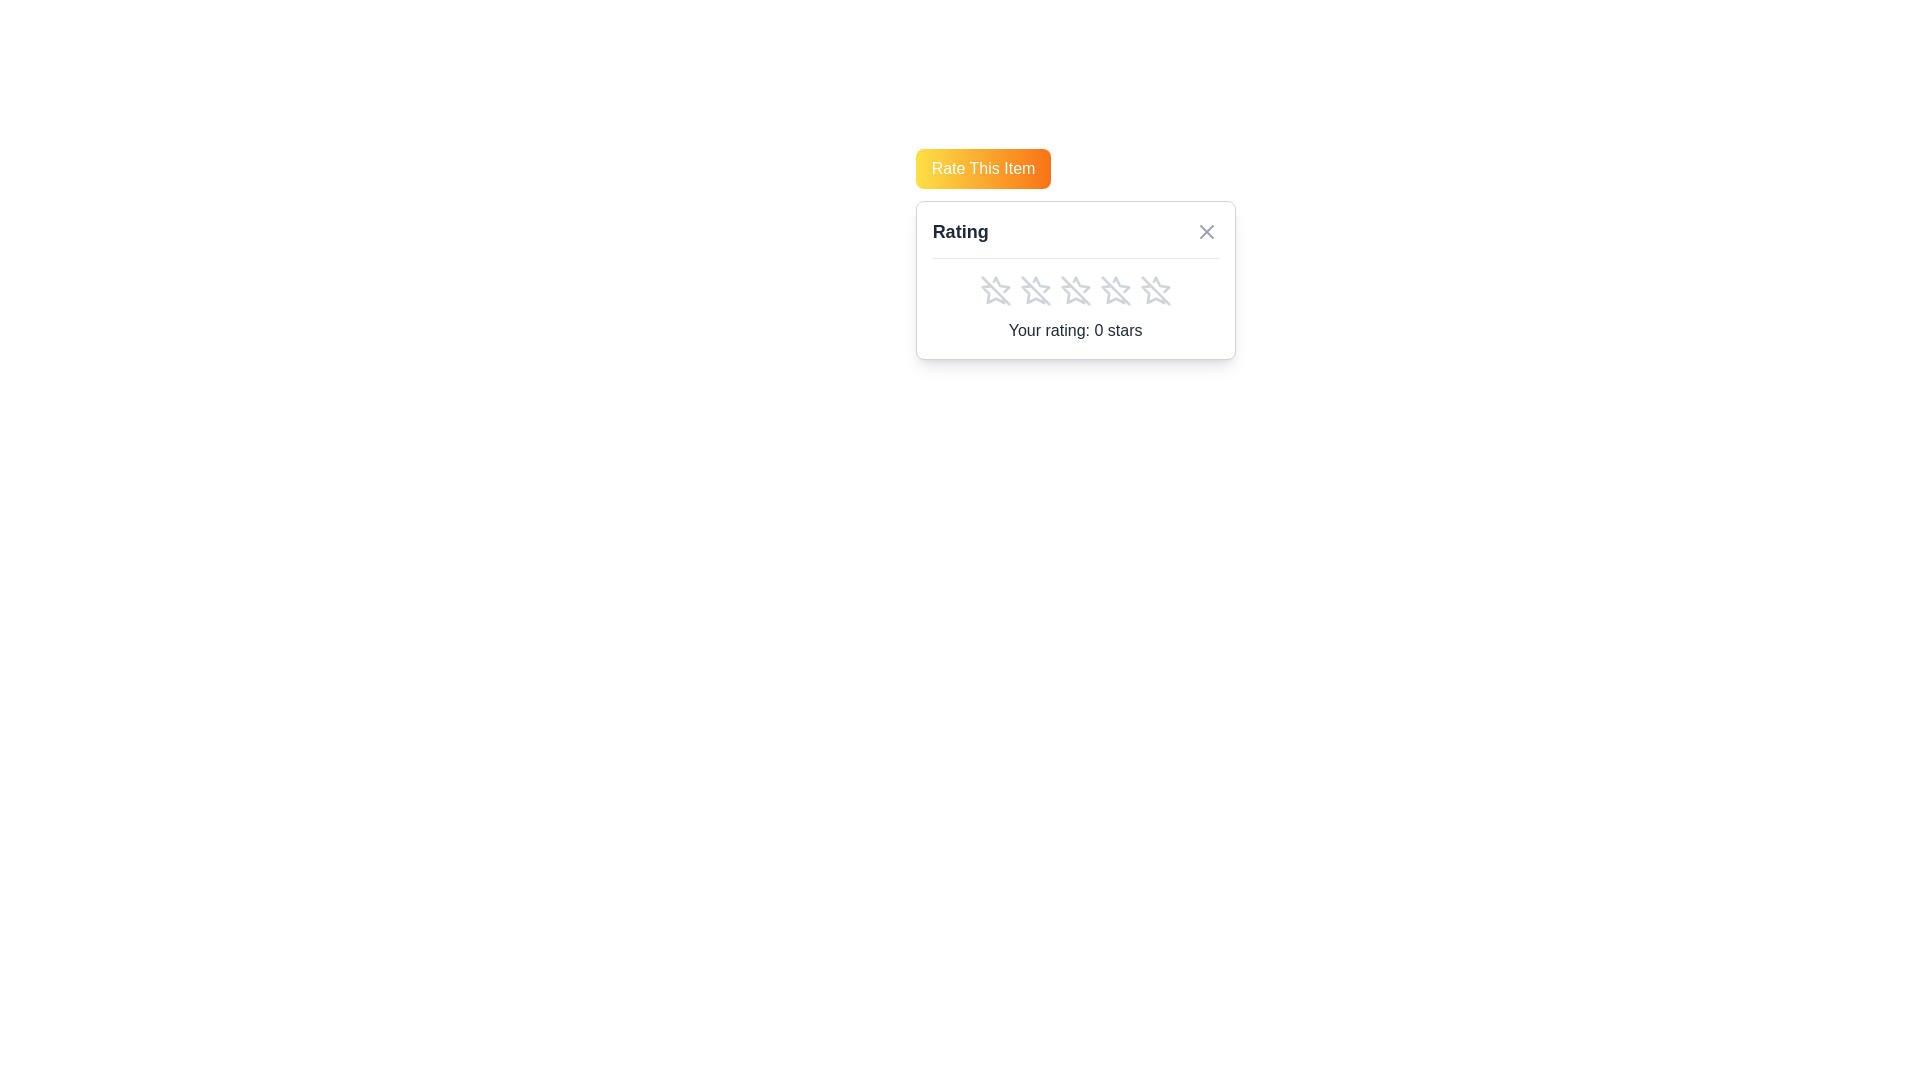 The width and height of the screenshot is (1920, 1080). I want to click on the first star icon in the rating widget, so click(995, 290).